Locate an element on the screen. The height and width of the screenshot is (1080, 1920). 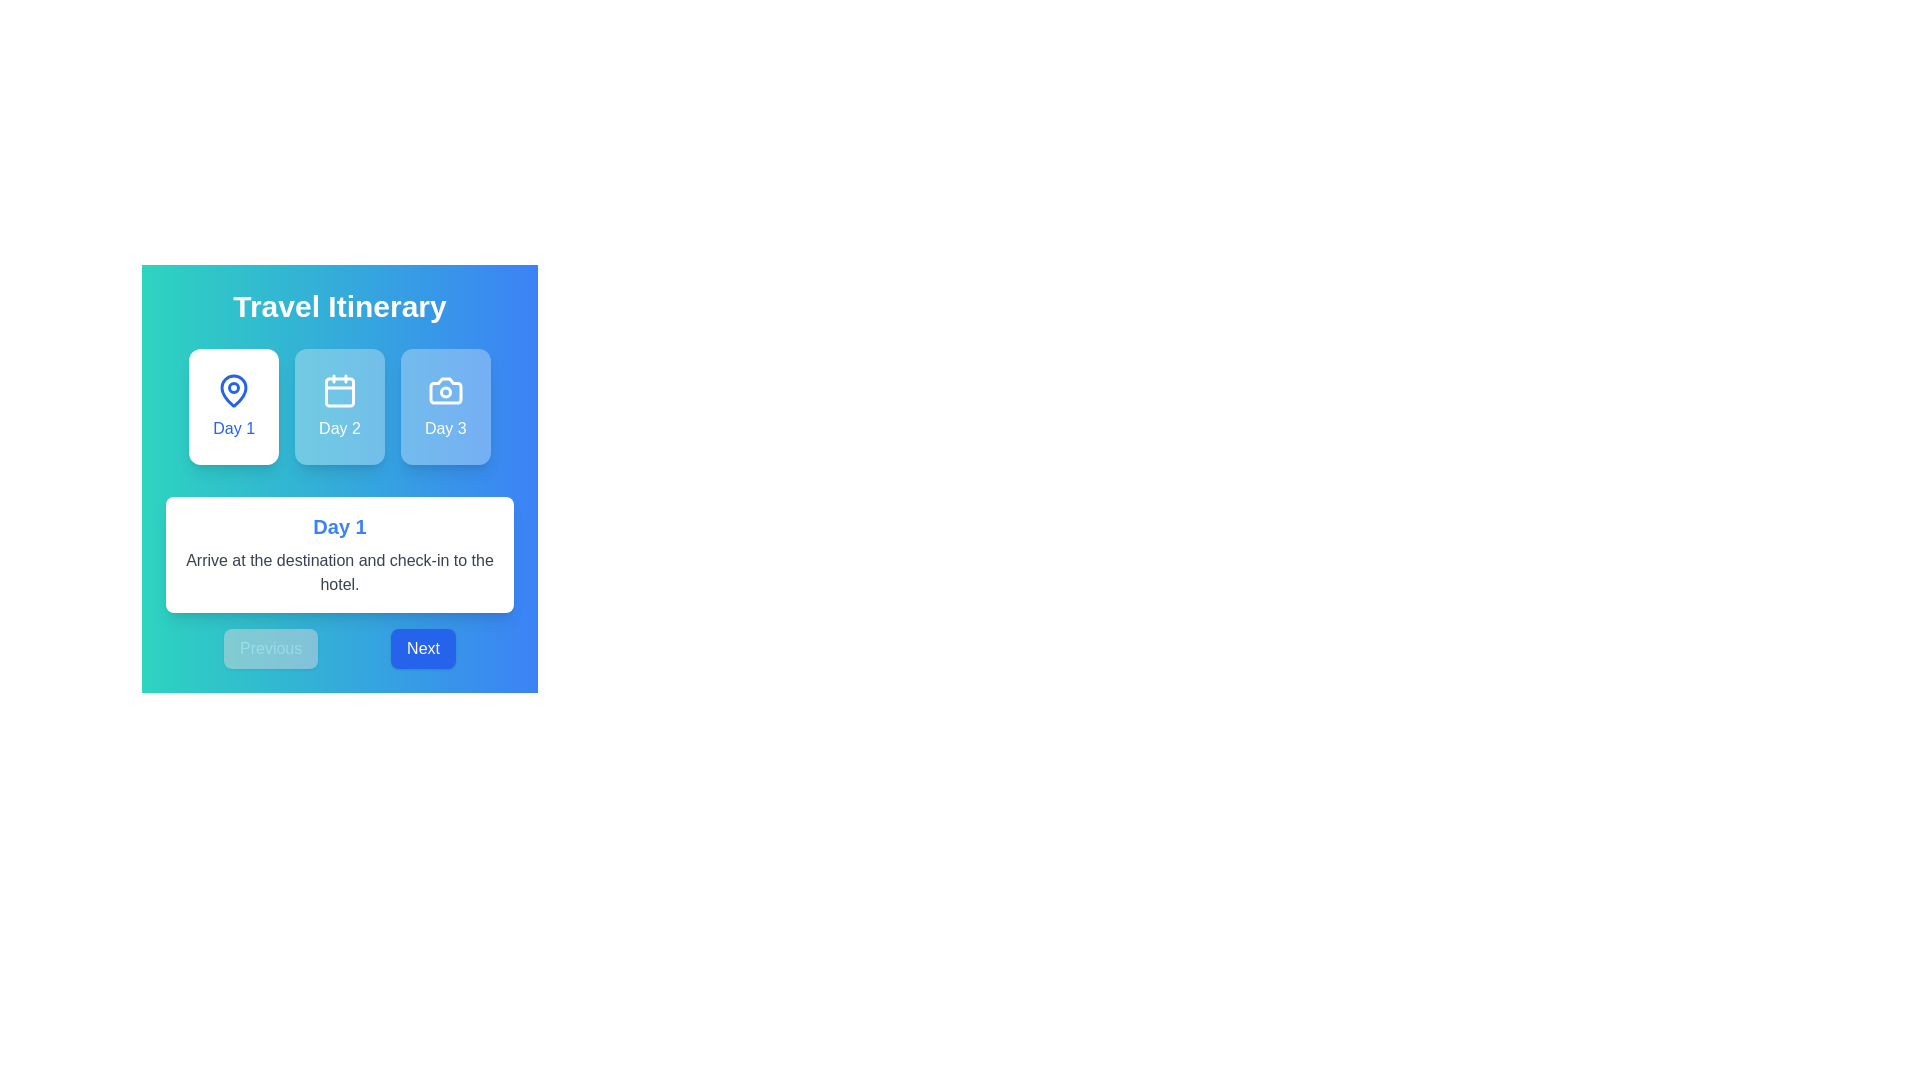
the card for Day 1 to select that day is located at coordinates (234, 406).